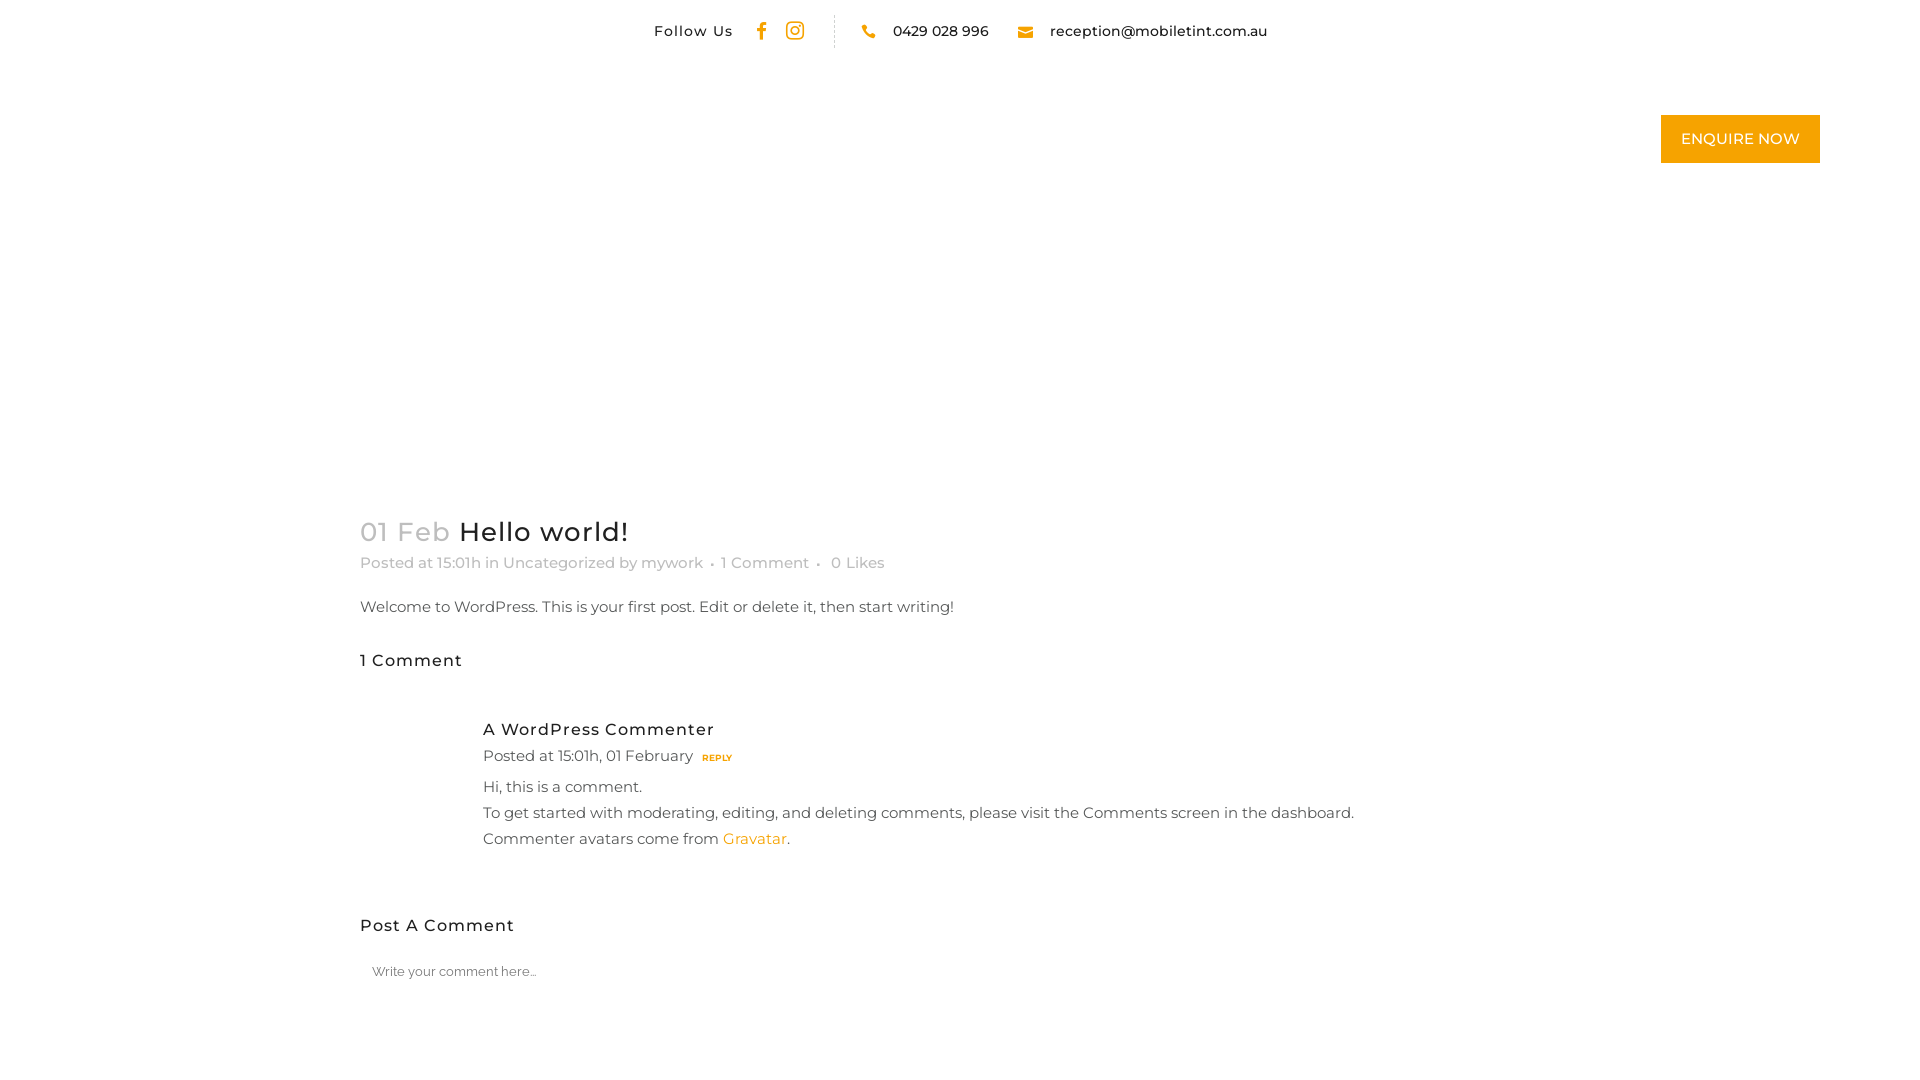 The height and width of the screenshot is (1080, 1920). I want to click on 'Why Us?', so click(901, 138).